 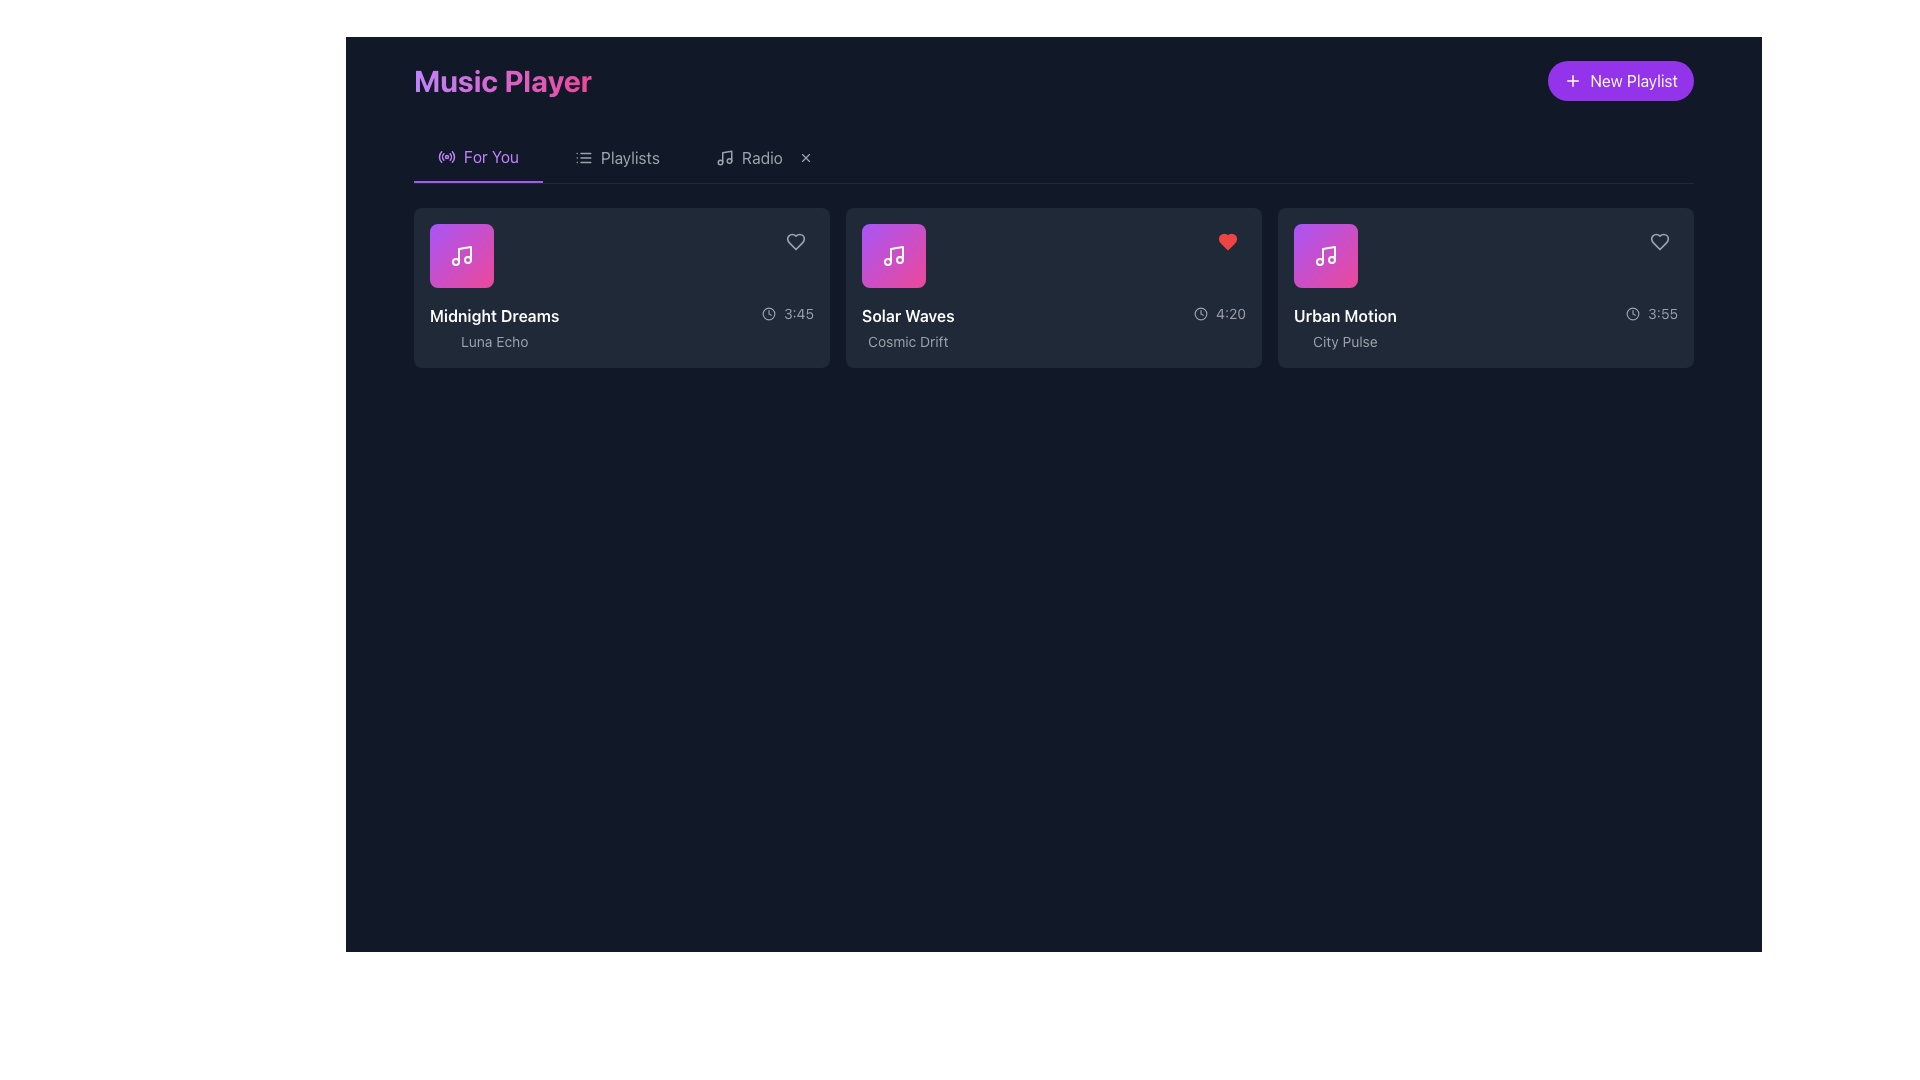 What do you see at coordinates (763, 157) in the screenshot?
I see `the 'Radio' navigation menu item, which is the third option in the menu bar and is styled in gray color` at bounding box center [763, 157].